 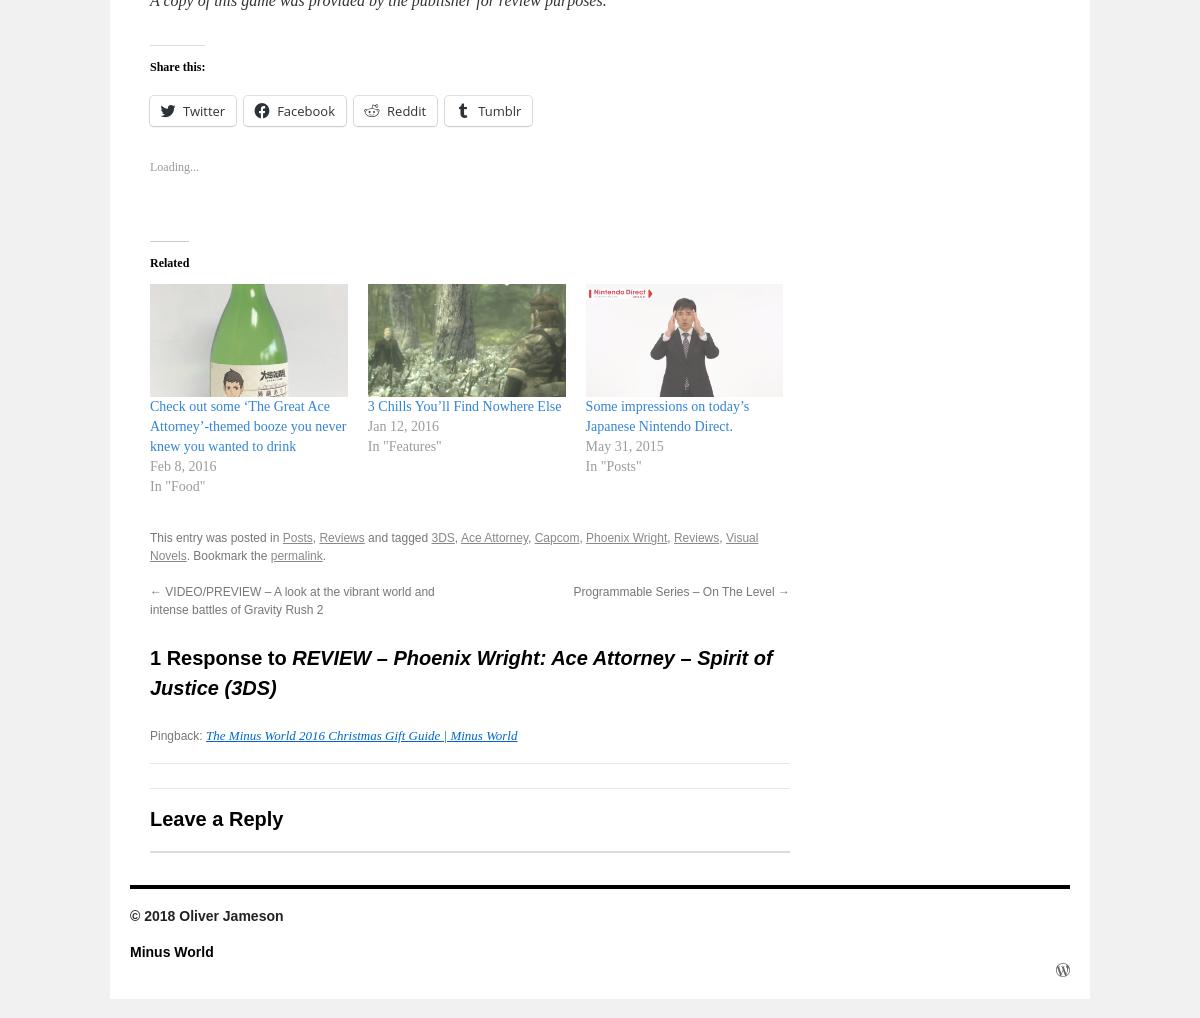 What do you see at coordinates (150, 545) in the screenshot?
I see `'Visual Novels'` at bounding box center [150, 545].